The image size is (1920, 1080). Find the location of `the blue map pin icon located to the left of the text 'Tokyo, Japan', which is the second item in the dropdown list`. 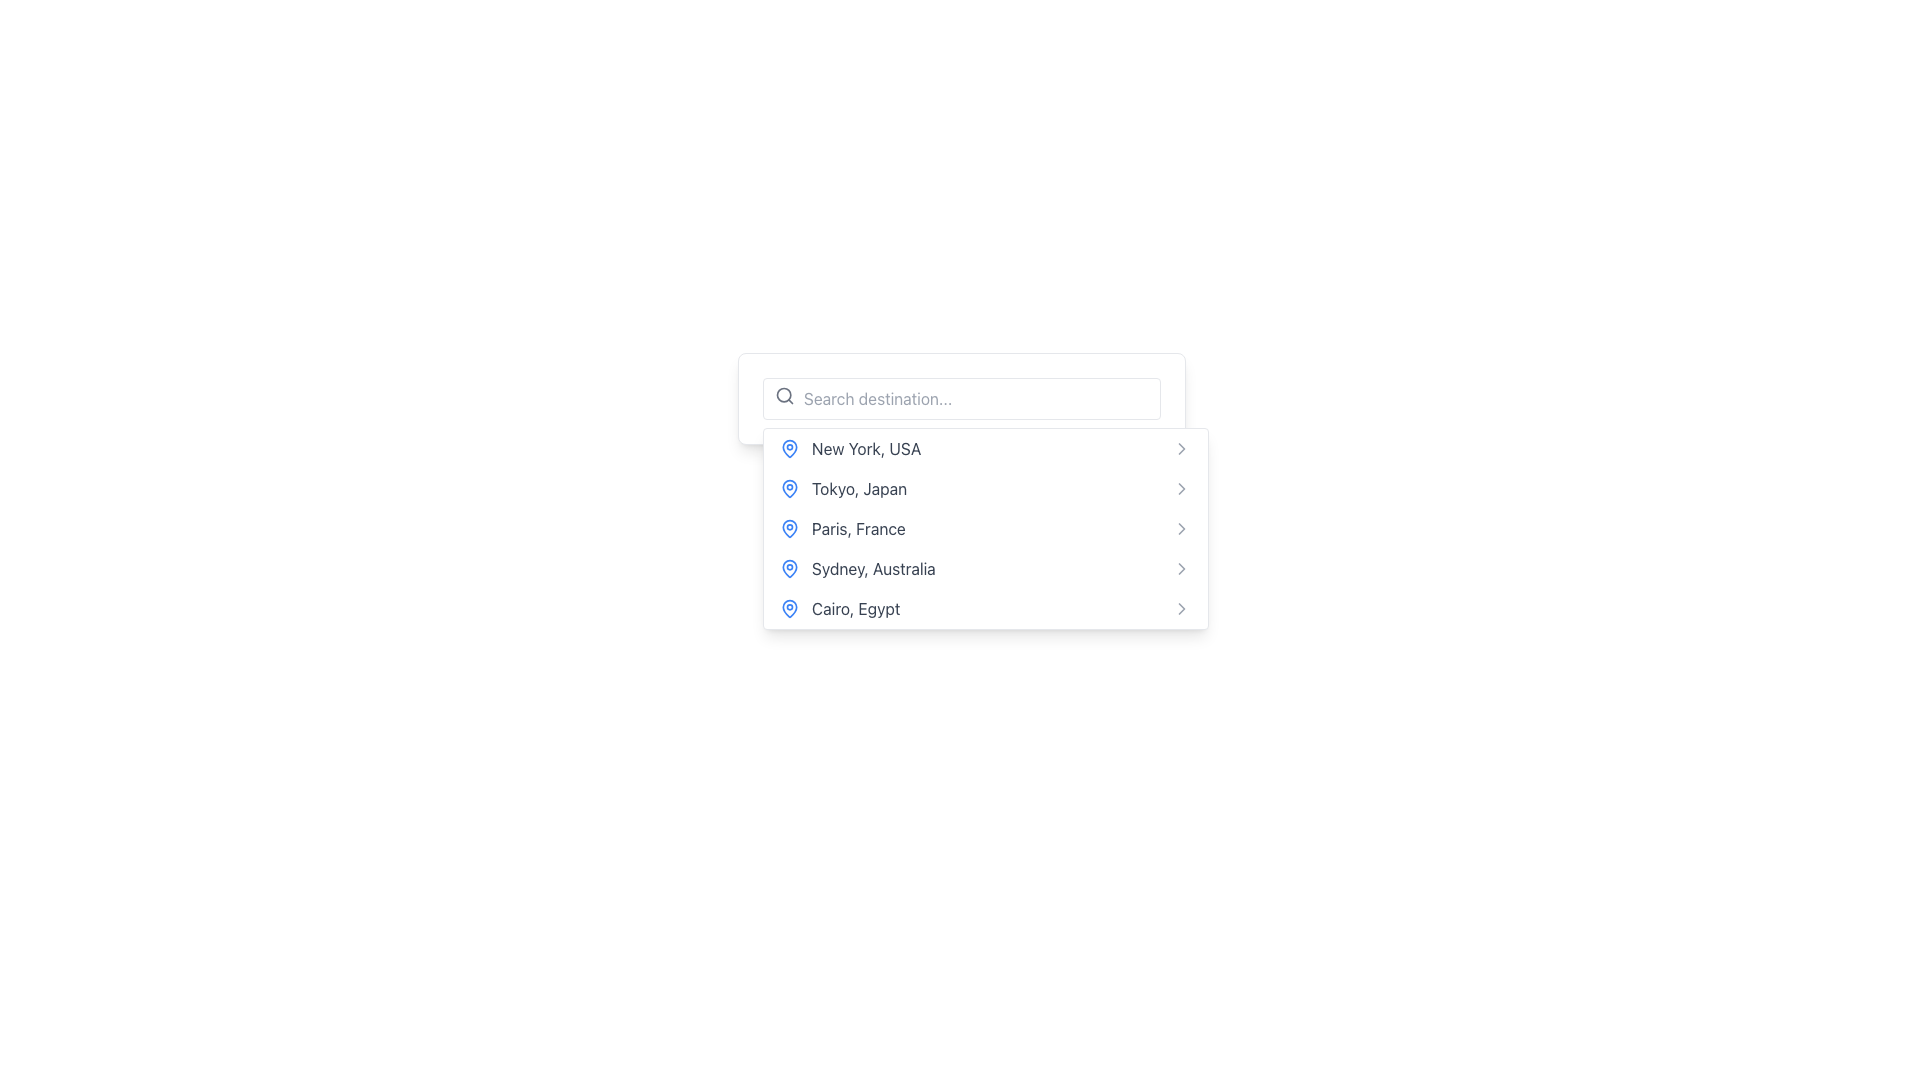

the blue map pin icon located to the left of the text 'Tokyo, Japan', which is the second item in the dropdown list is located at coordinates (789, 489).